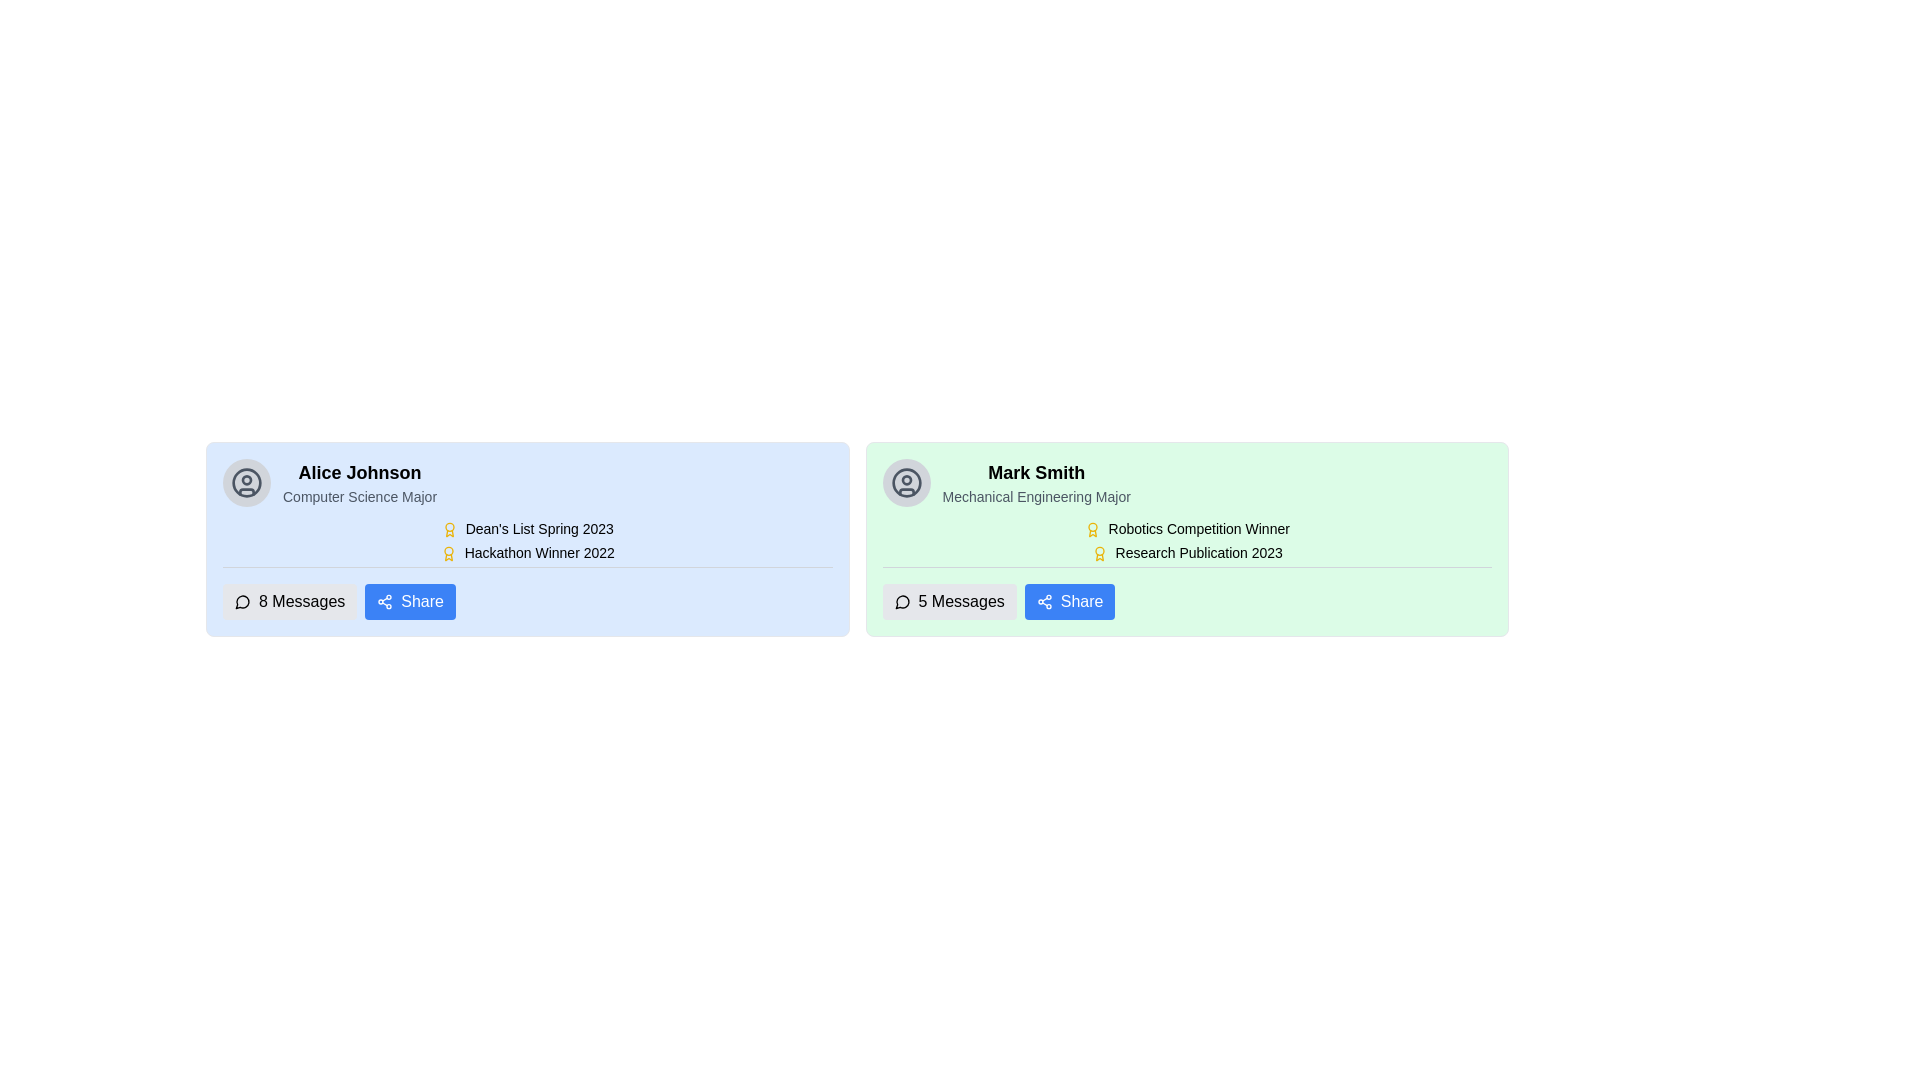 This screenshot has height=1080, width=1920. Describe the element at coordinates (1036, 496) in the screenshot. I see `the Static Text Label displaying 'Mechanical Engineering Major', which is located below the larger label 'Mark Smith' in the light green card-like section` at that location.